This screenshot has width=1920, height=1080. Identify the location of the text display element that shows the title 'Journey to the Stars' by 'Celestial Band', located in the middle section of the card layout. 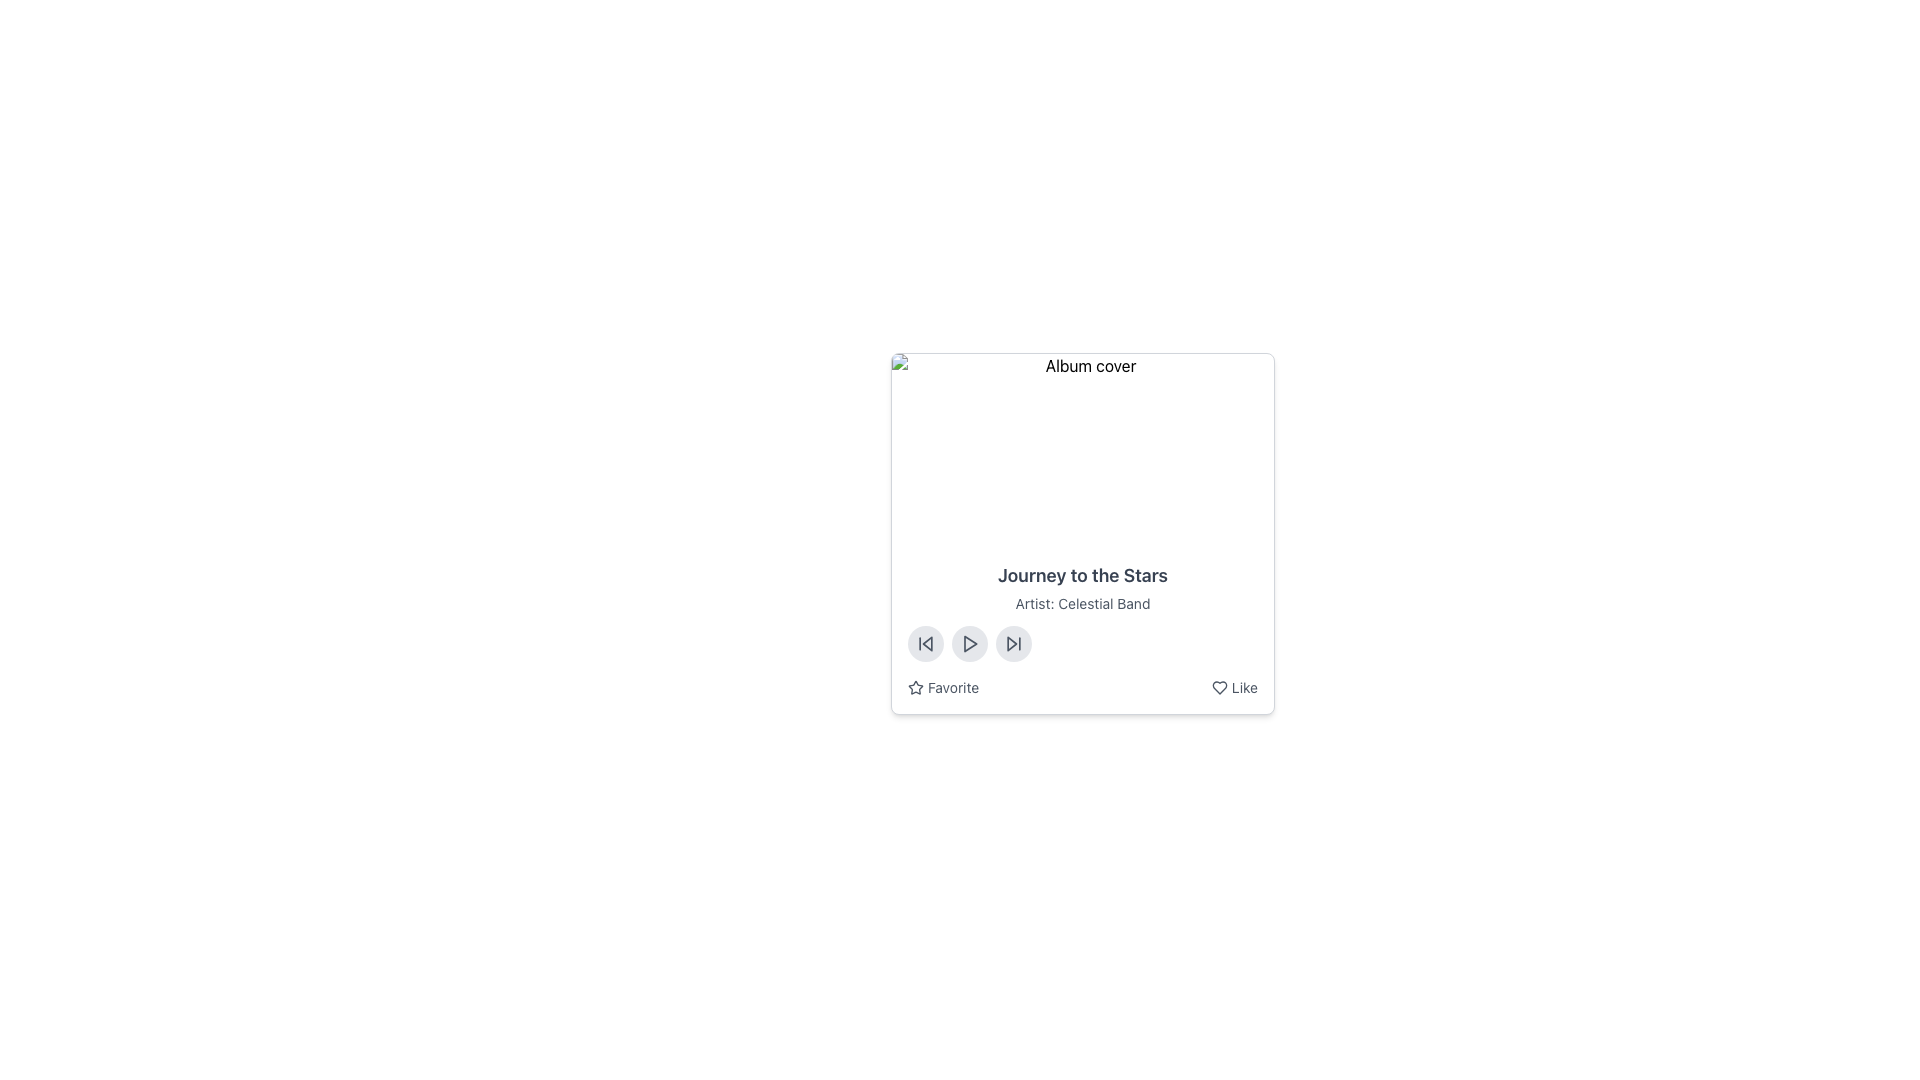
(1082, 611).